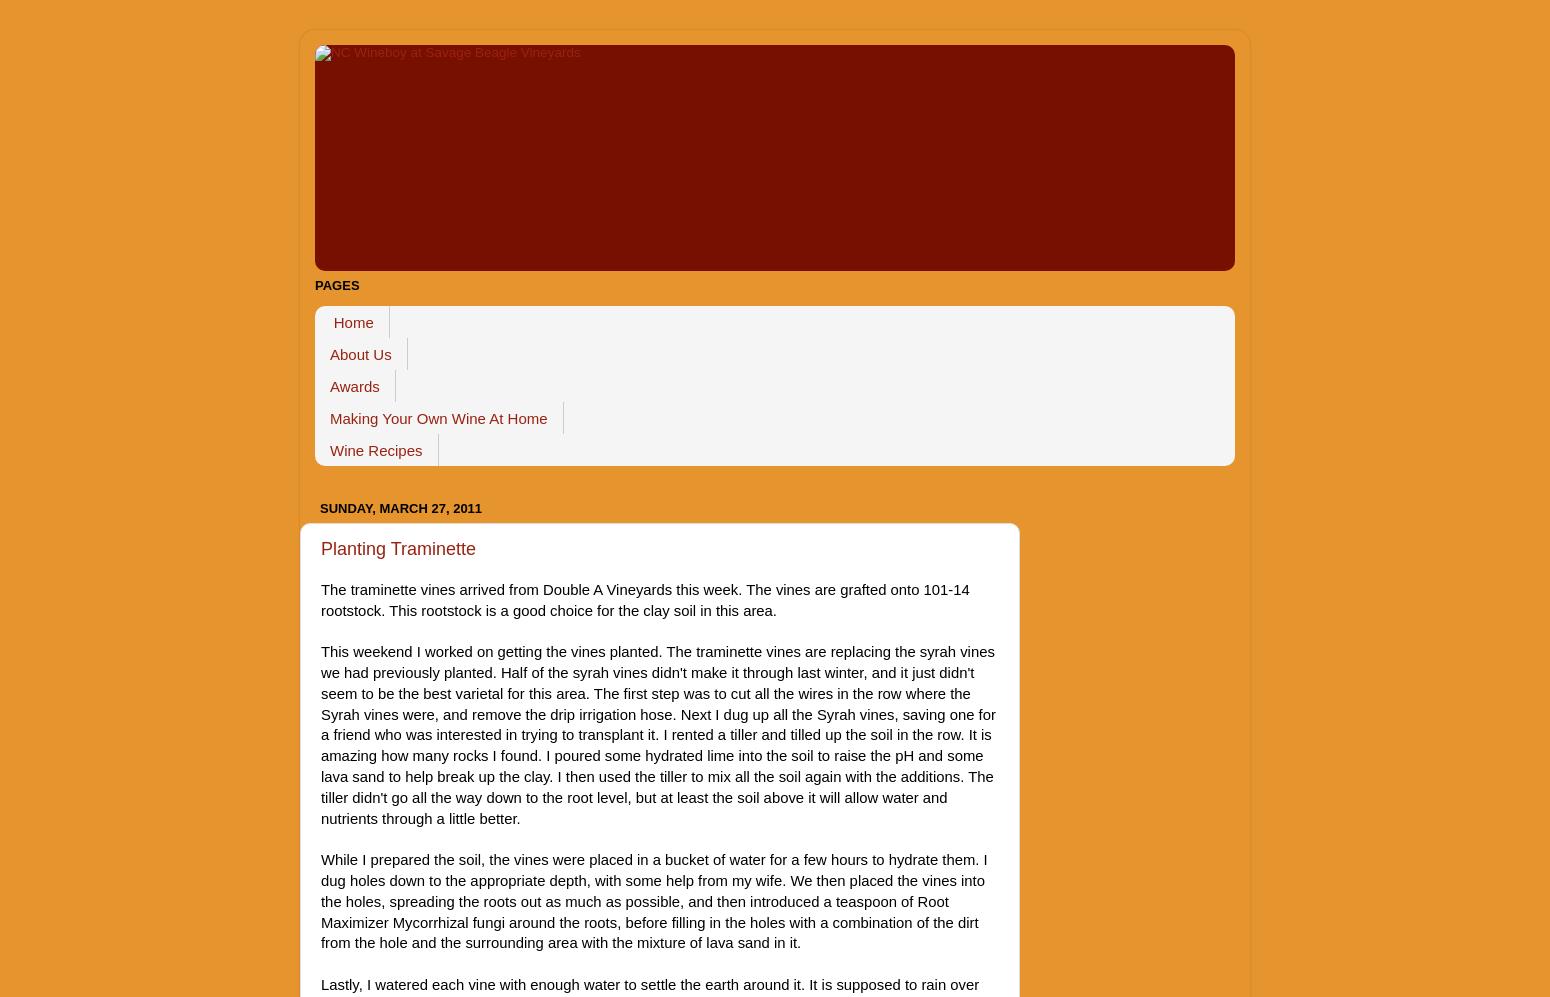  What do you see at coordinates (351, 320) in the screenshot?
I see `'Home'` at bounding box center [351, 320].